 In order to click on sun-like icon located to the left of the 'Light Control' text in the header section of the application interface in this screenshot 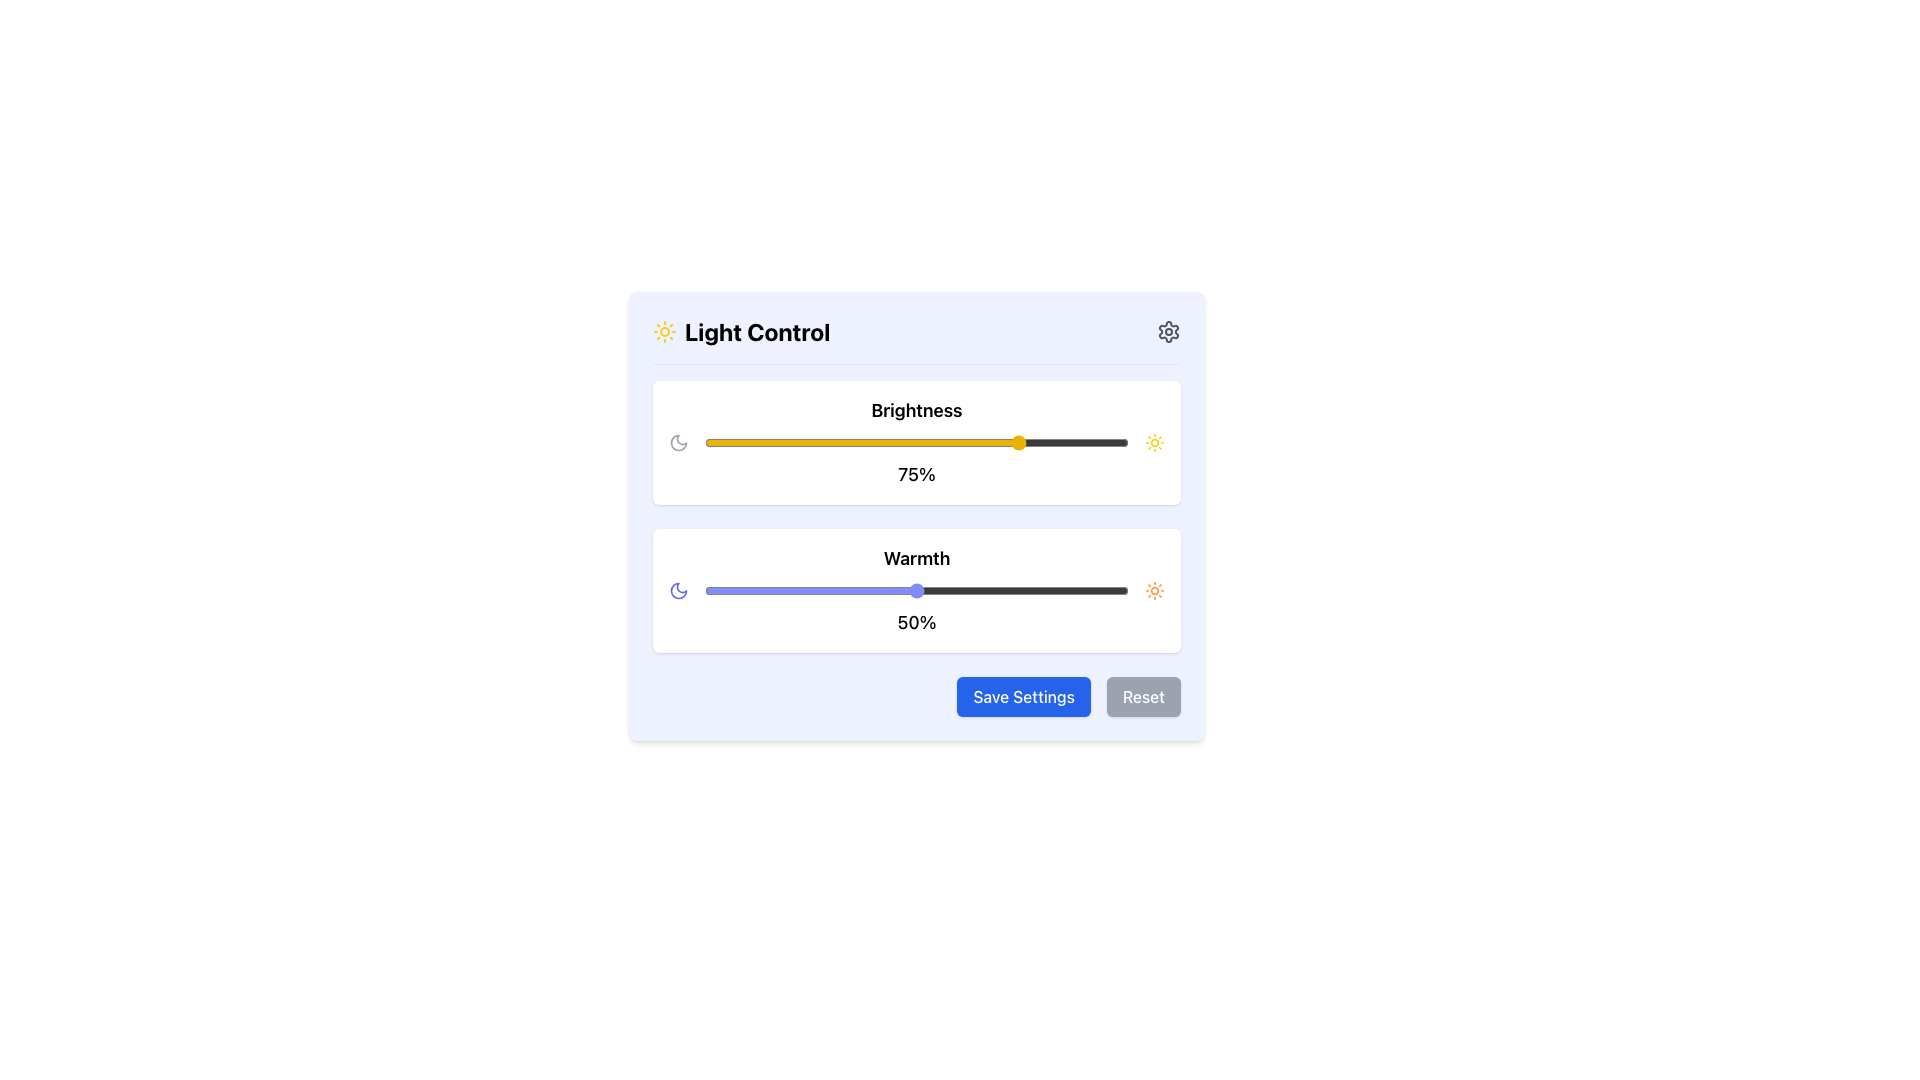, I will do `click(665, 330)`.